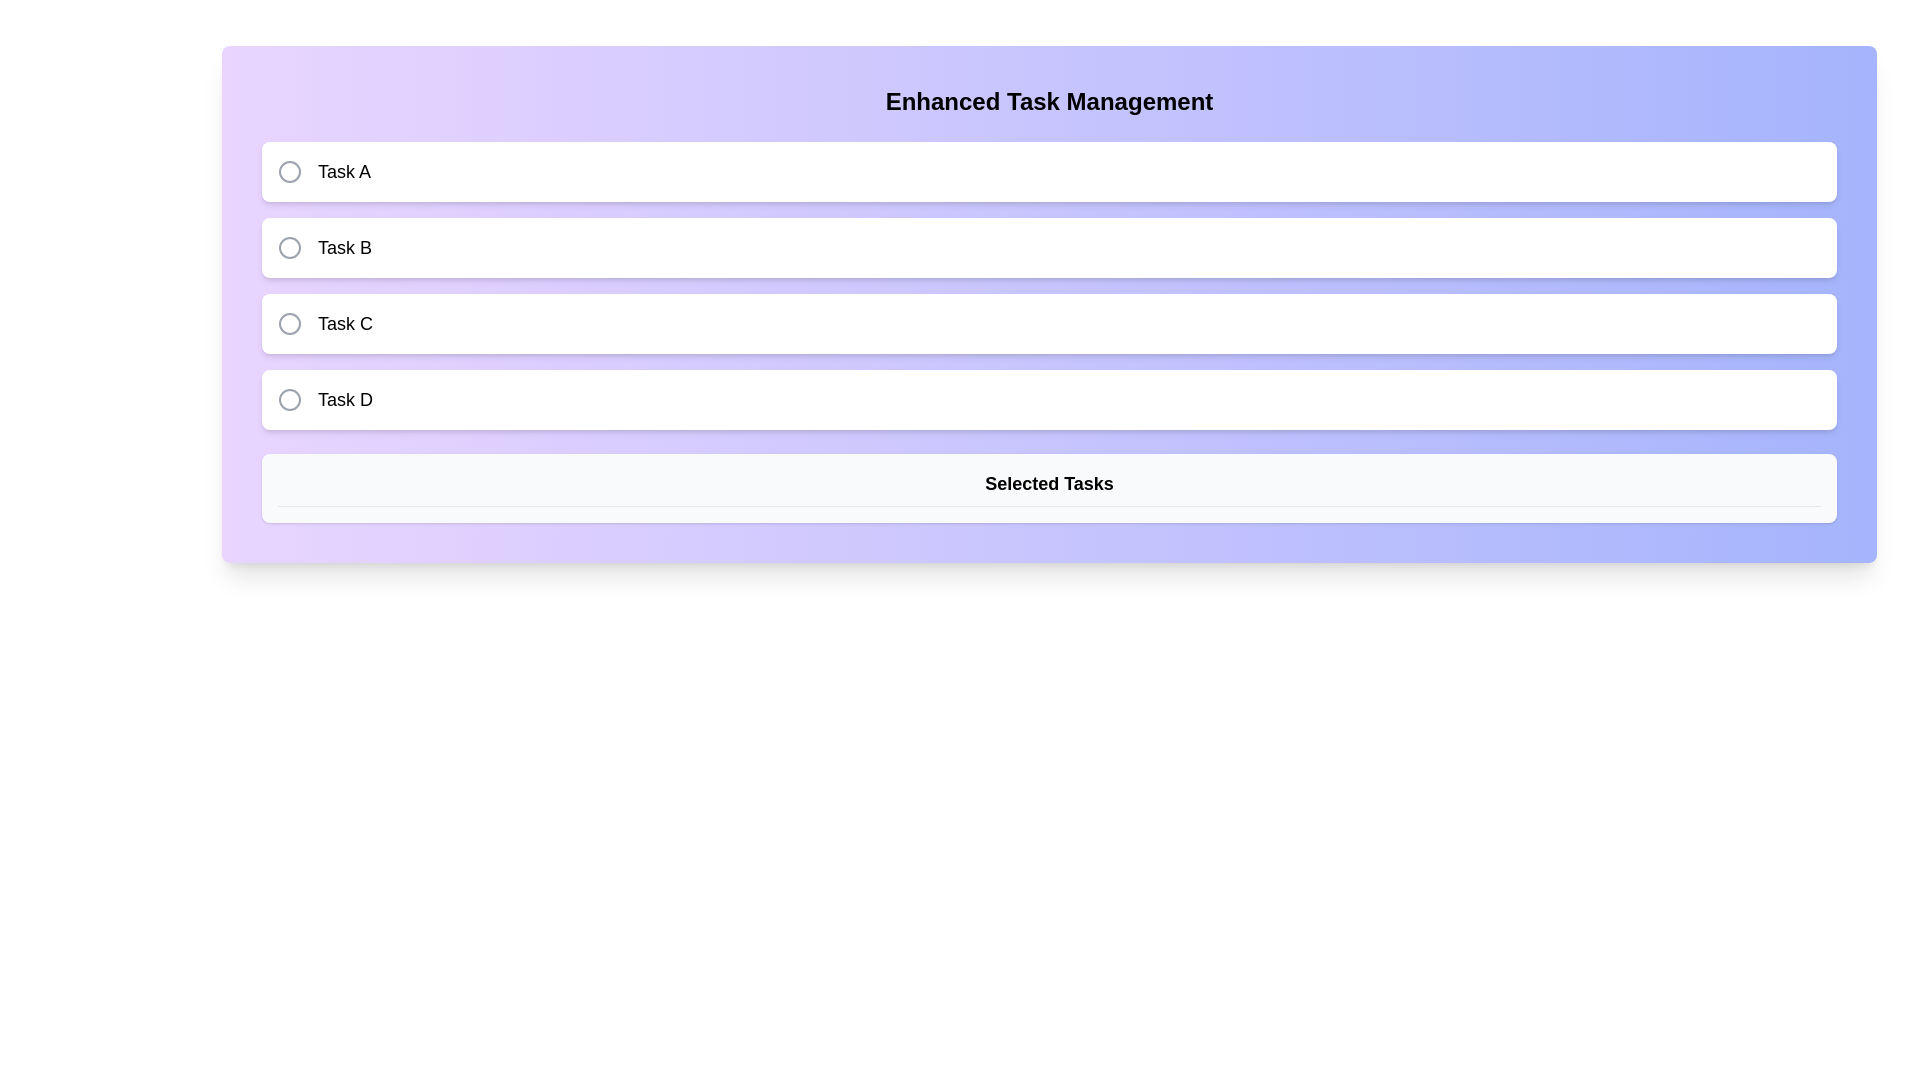 This screenshot has width=1920, height=1080. What do you see at coordinates (288, 171) in the screenshot?
I see `the Circular icon located to the left of the text 'Task A', which serves as a selection indicator for that task` at bounding box center [288, 171].